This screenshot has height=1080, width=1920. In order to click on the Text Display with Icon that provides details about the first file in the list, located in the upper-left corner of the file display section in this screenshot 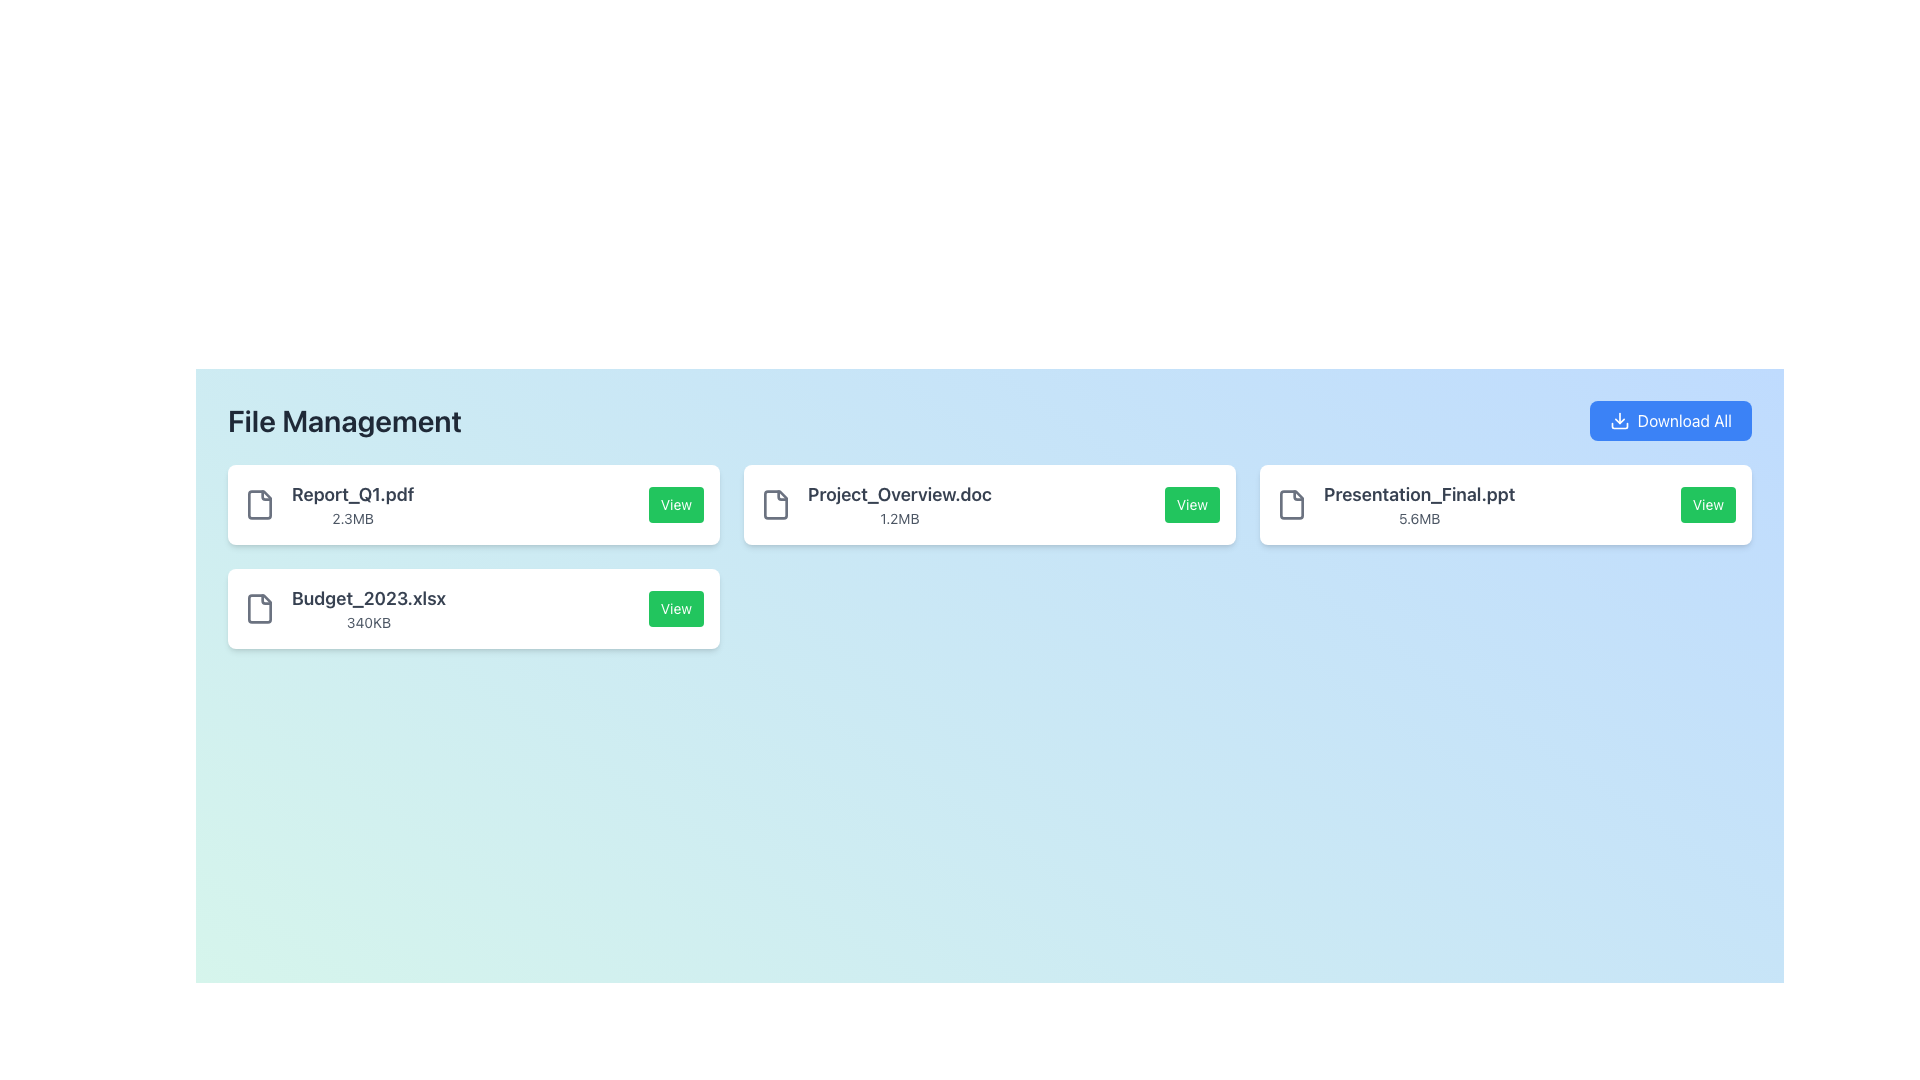, I will do `click(329, 504)`.